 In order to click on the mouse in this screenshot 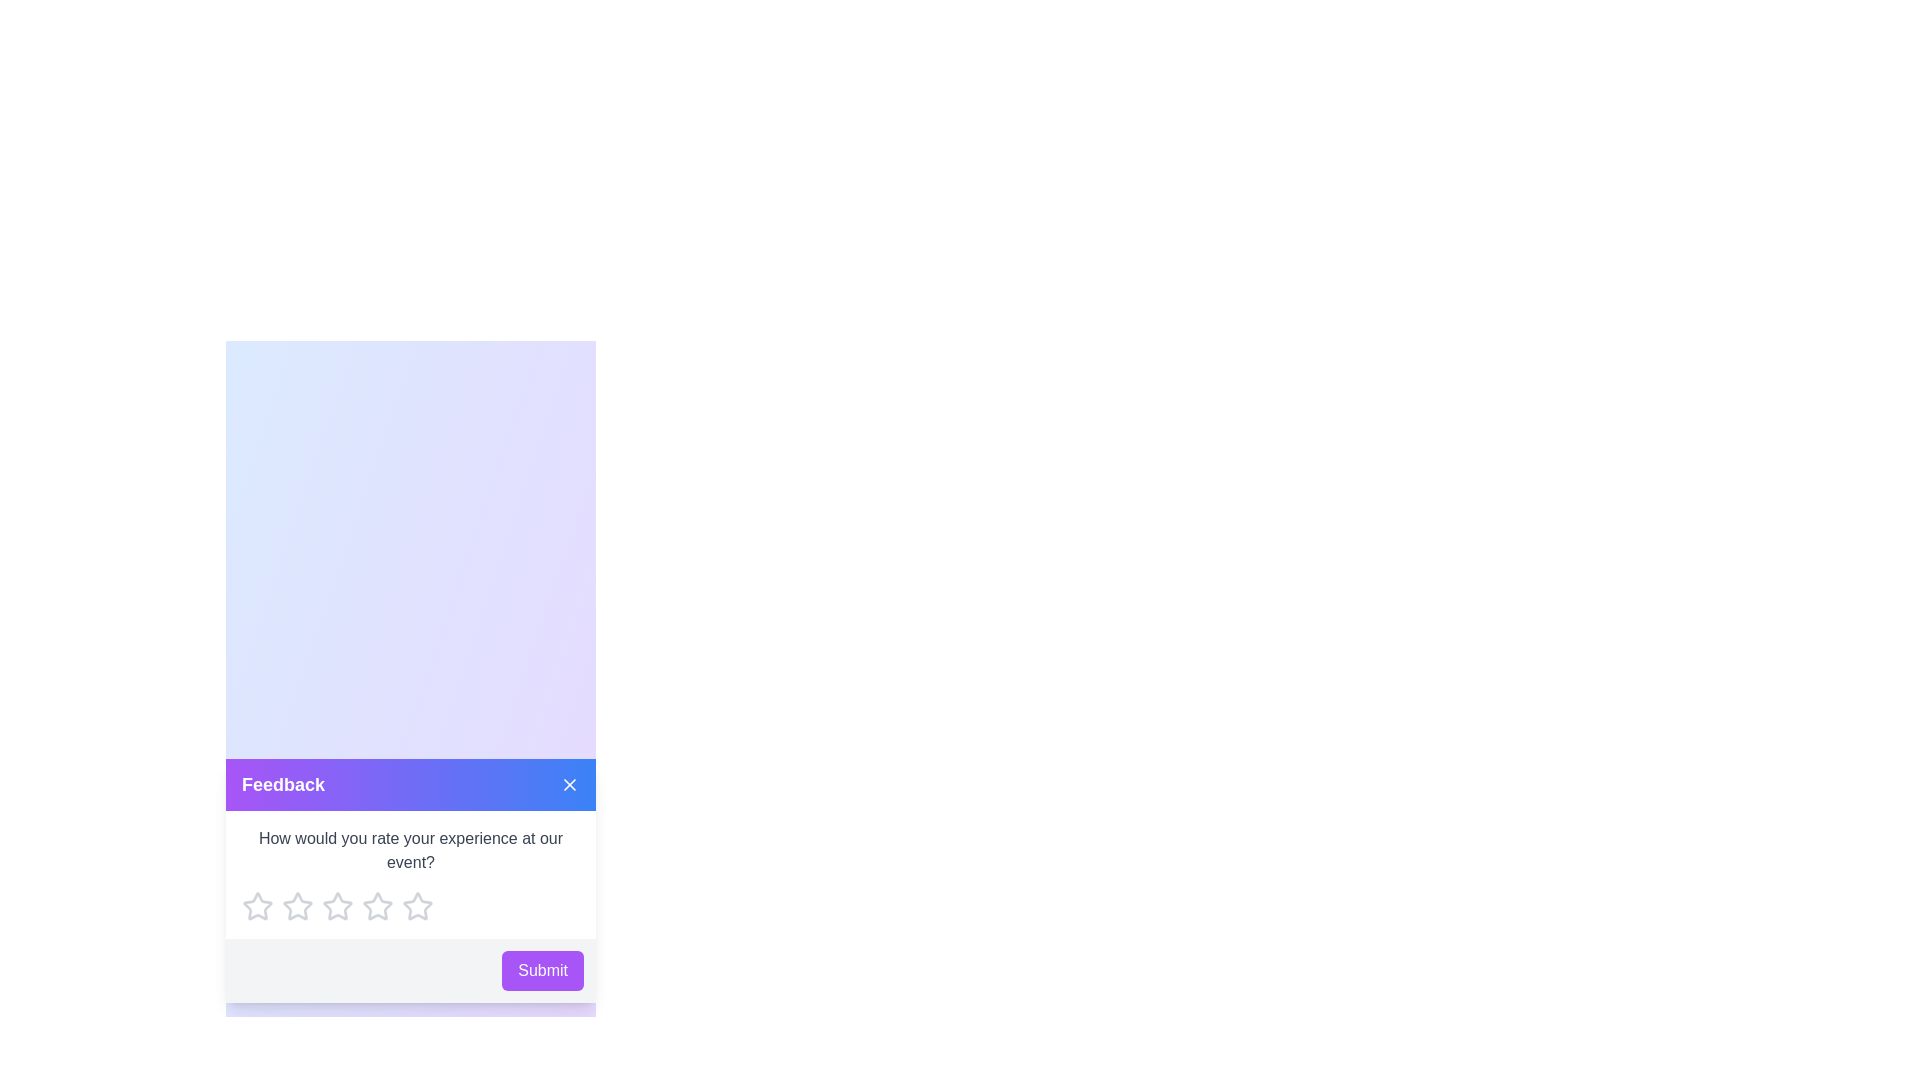, I will do `click(410, 874)`.